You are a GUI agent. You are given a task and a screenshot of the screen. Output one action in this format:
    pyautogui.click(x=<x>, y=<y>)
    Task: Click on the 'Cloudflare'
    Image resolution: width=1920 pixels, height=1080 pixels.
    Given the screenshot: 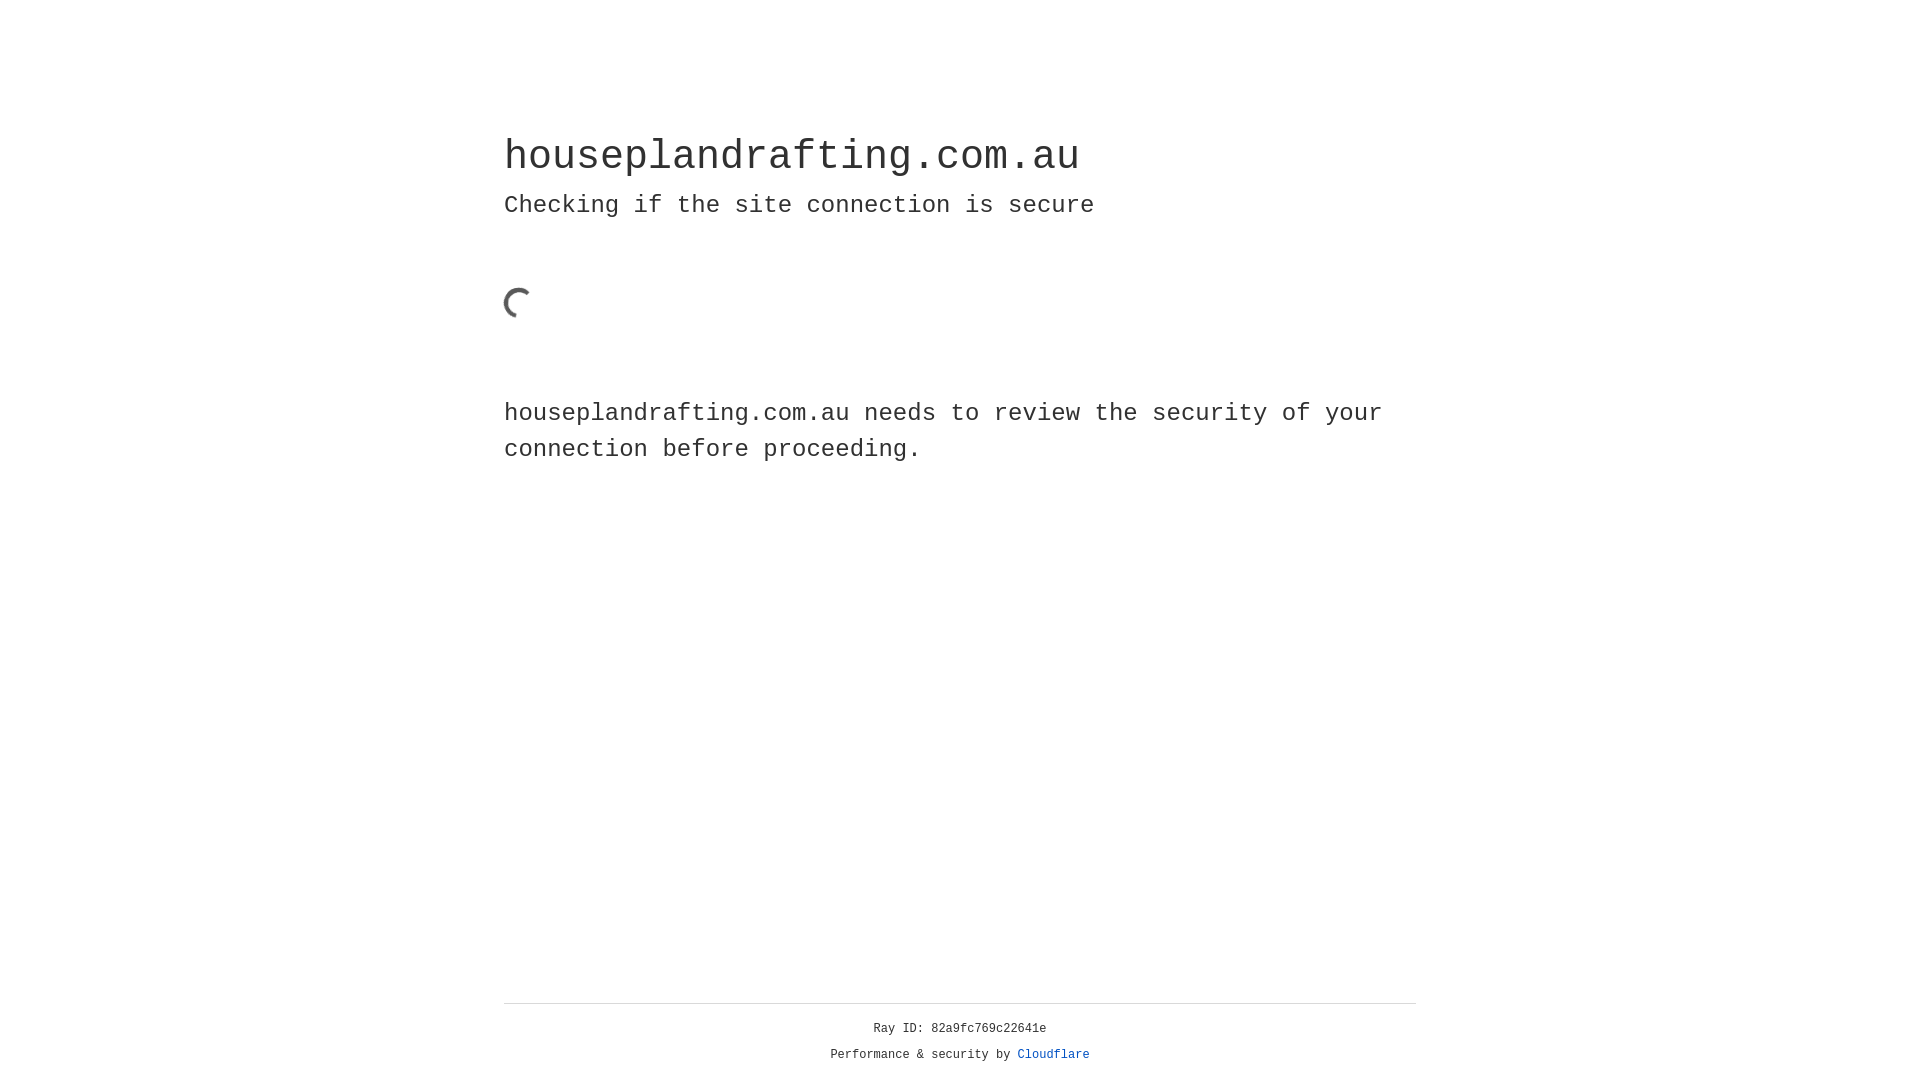 What is the action you would take?
    pyautogui.click(x=1053, y=1054)
    